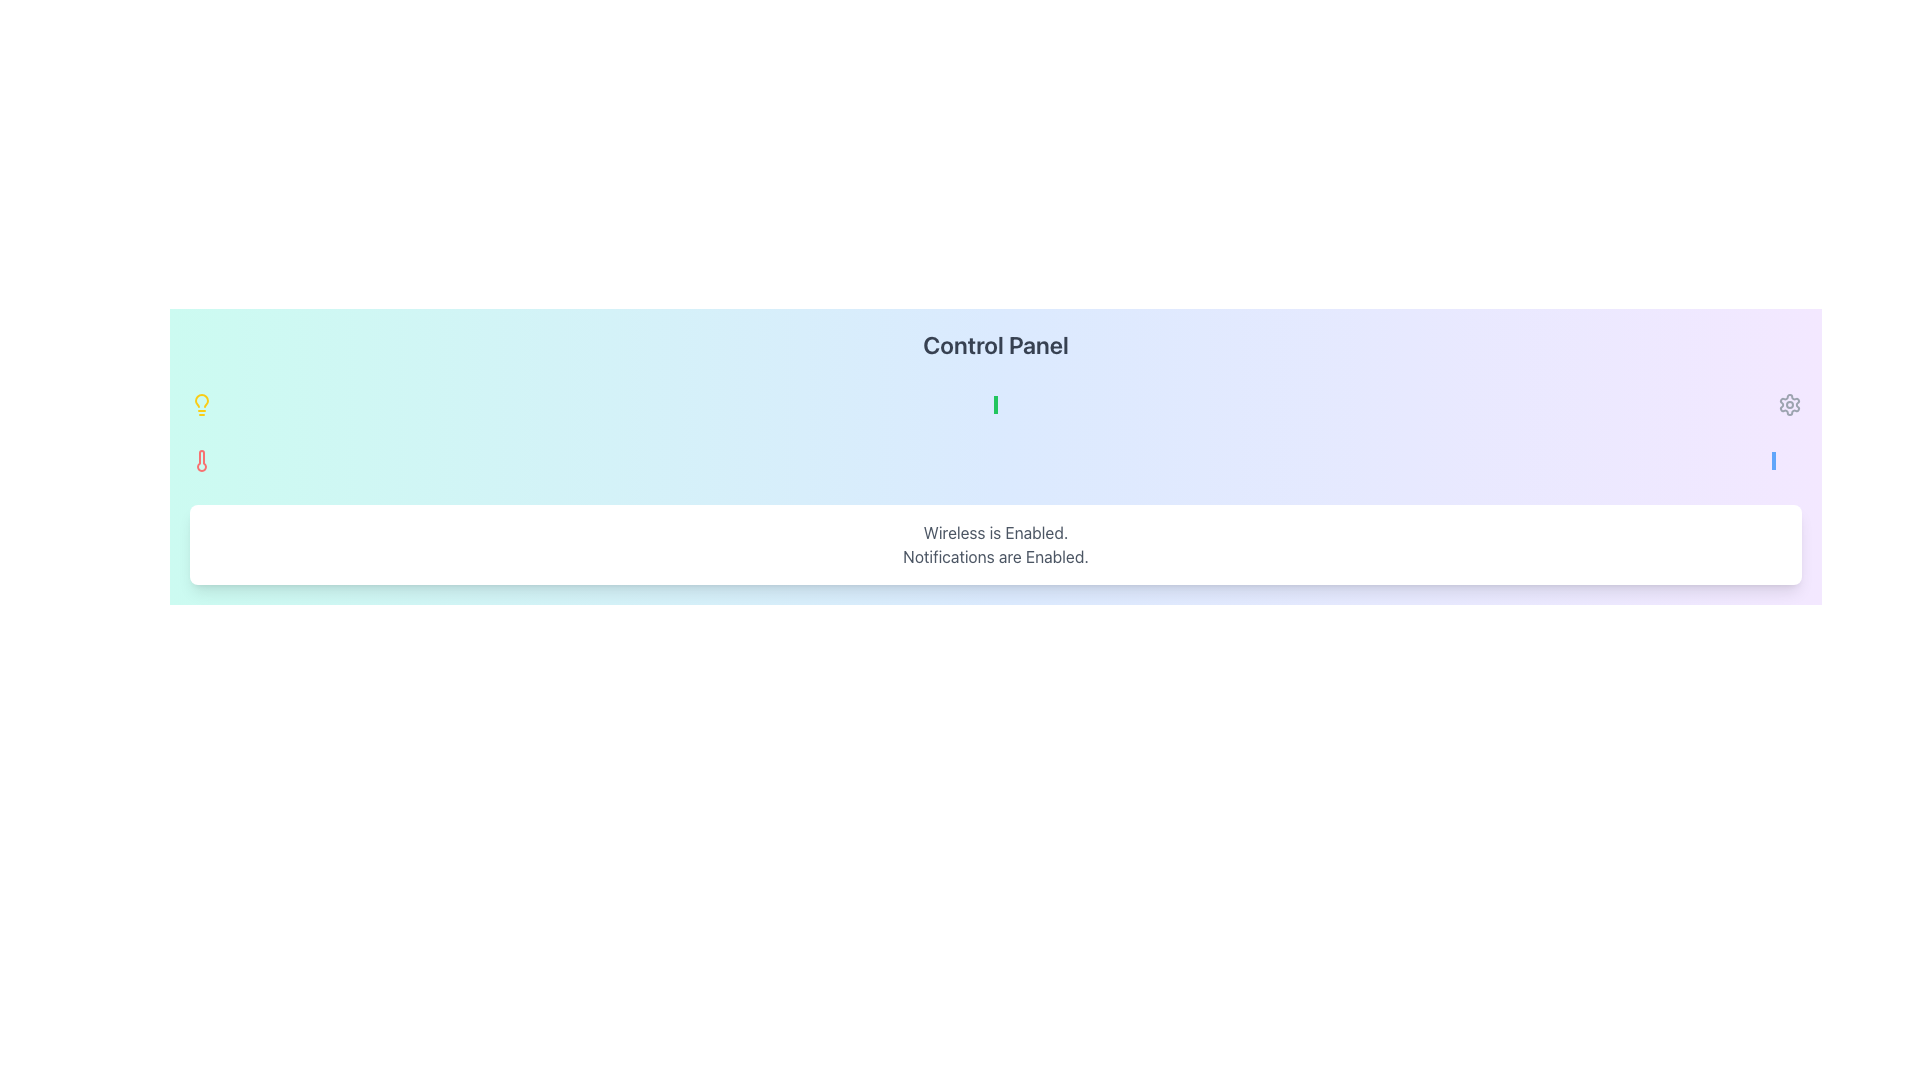  What do you see at coordinates (996, 343) in the screenshot?
I see `the text label that serves as the title for the control panel, positioned centrally at the top of the gradient background` at bounding box center [996, 343].